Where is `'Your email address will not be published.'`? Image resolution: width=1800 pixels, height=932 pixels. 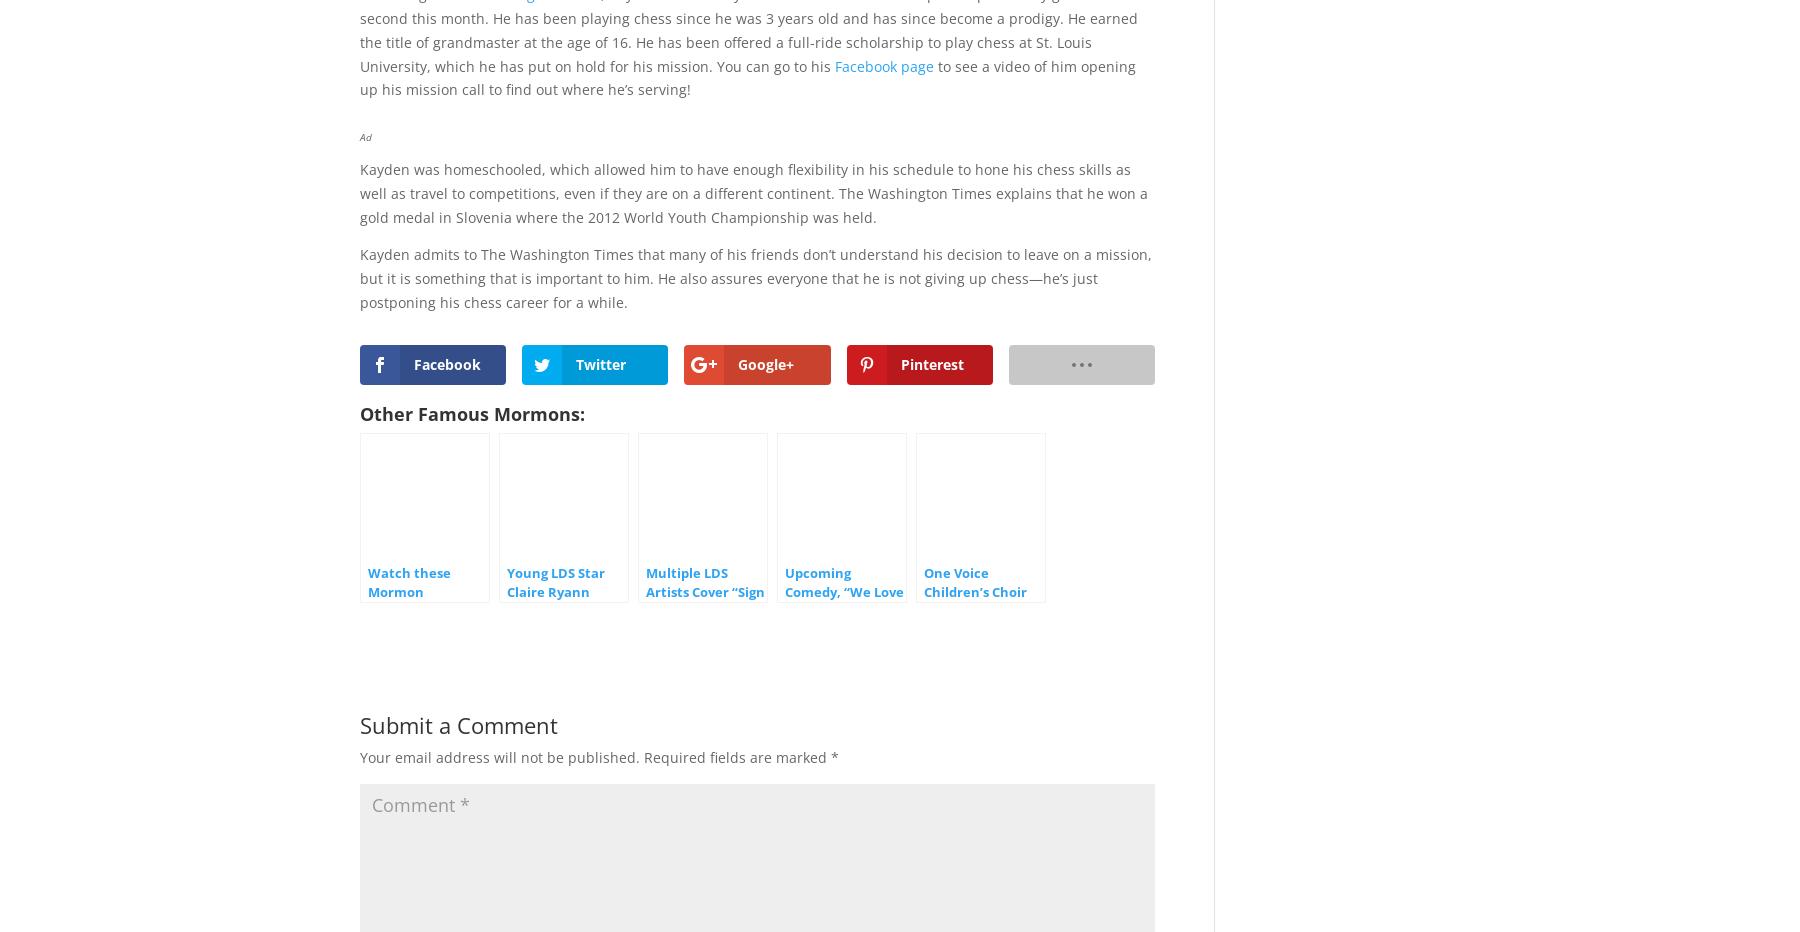 'Your email address will not be published.' is located at coordinates (499, 756).